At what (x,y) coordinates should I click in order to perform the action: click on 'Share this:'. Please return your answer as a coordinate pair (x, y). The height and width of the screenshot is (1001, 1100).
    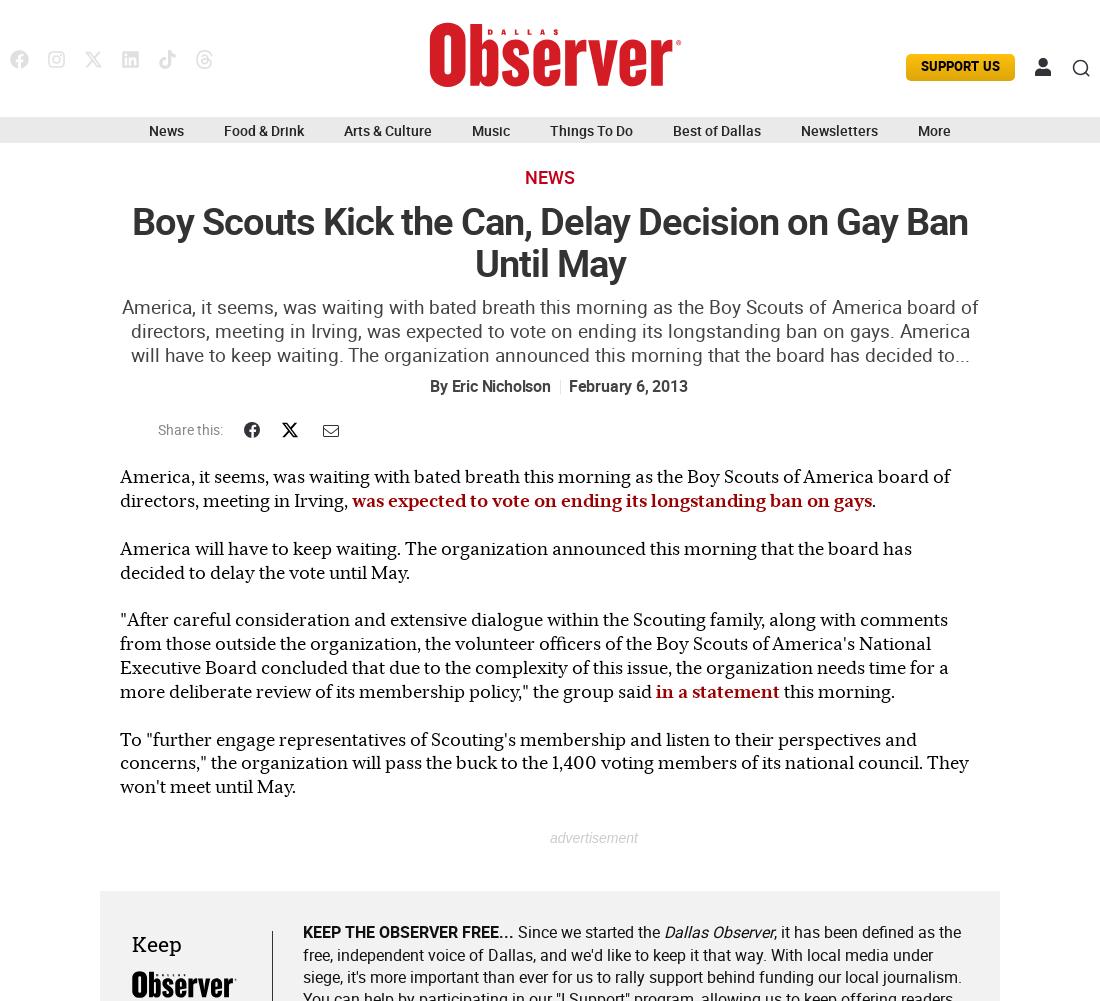
    Looking at the image, I should click on (156, 430).